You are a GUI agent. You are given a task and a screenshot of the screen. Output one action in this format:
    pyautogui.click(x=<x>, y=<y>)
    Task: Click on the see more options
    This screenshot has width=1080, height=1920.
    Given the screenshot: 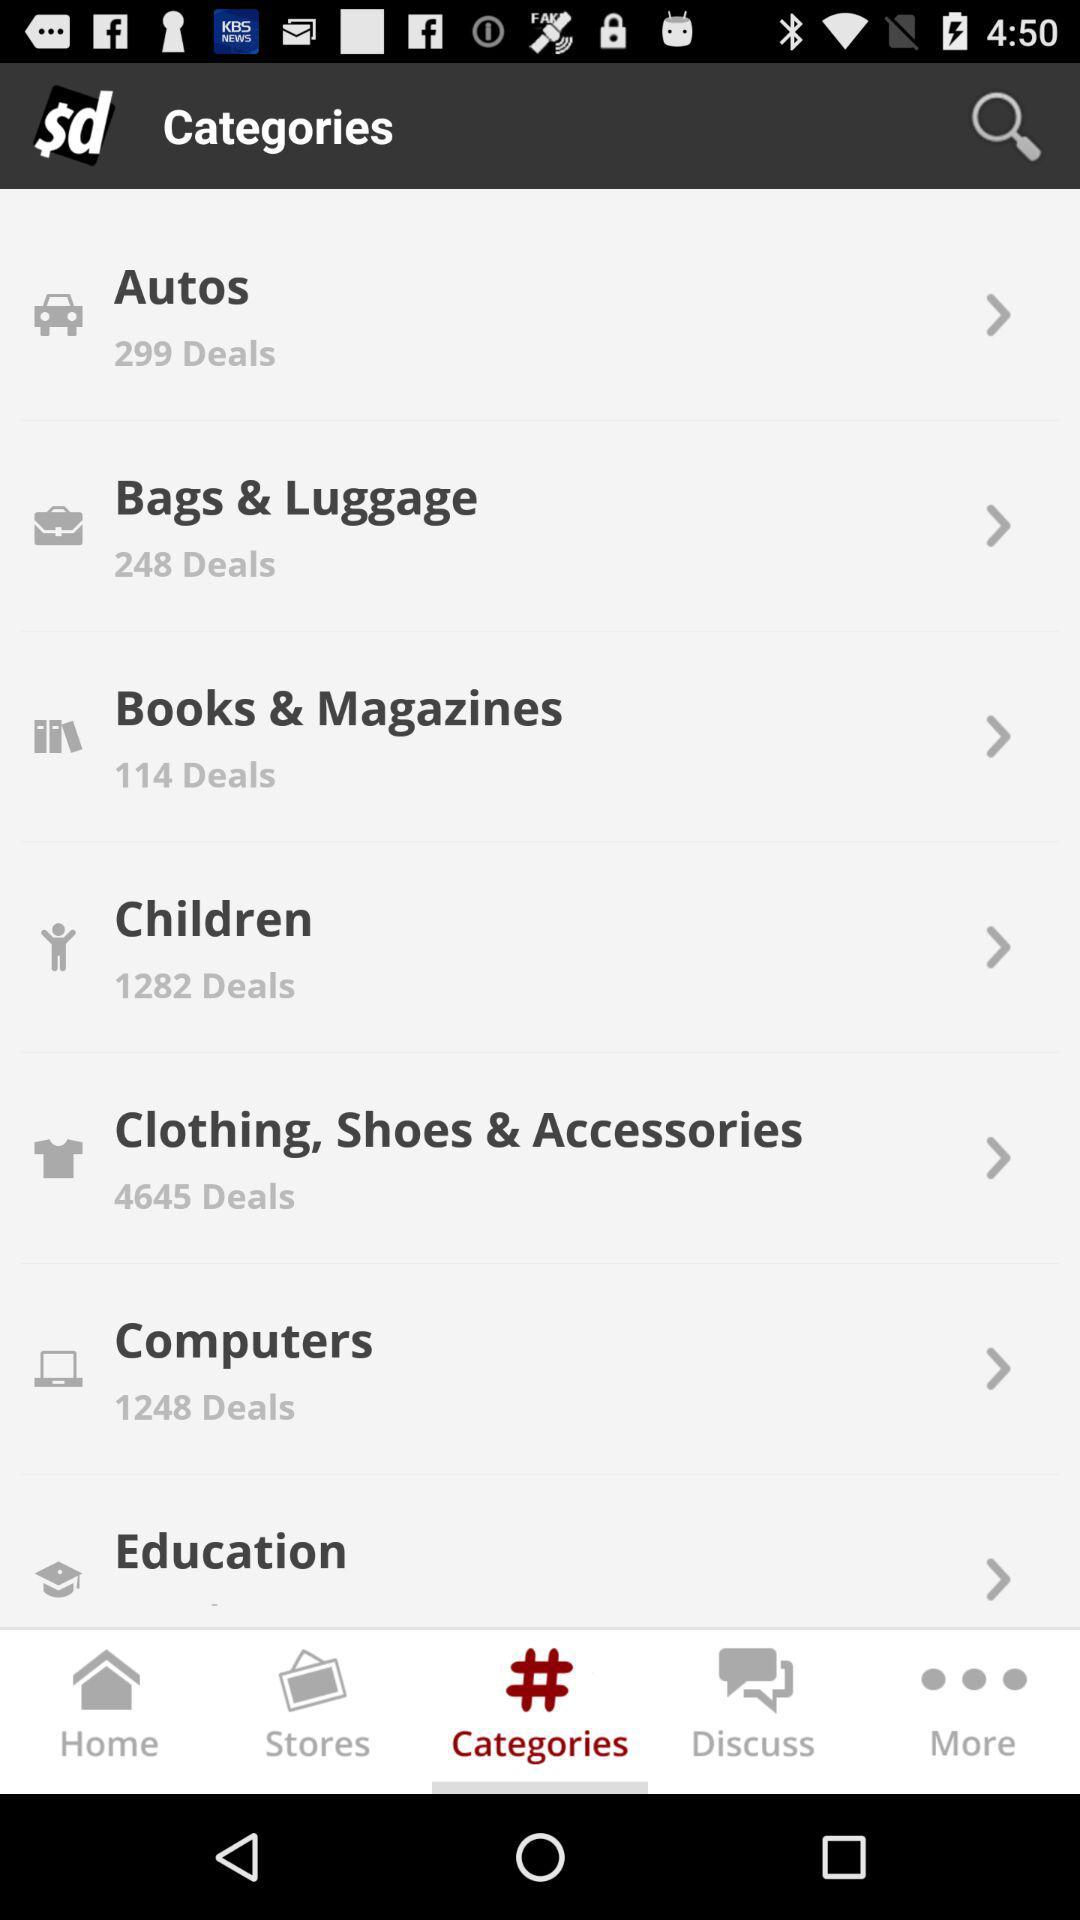 What is the action you would take?
    pyautogui.click(x=970, y=1714)
    